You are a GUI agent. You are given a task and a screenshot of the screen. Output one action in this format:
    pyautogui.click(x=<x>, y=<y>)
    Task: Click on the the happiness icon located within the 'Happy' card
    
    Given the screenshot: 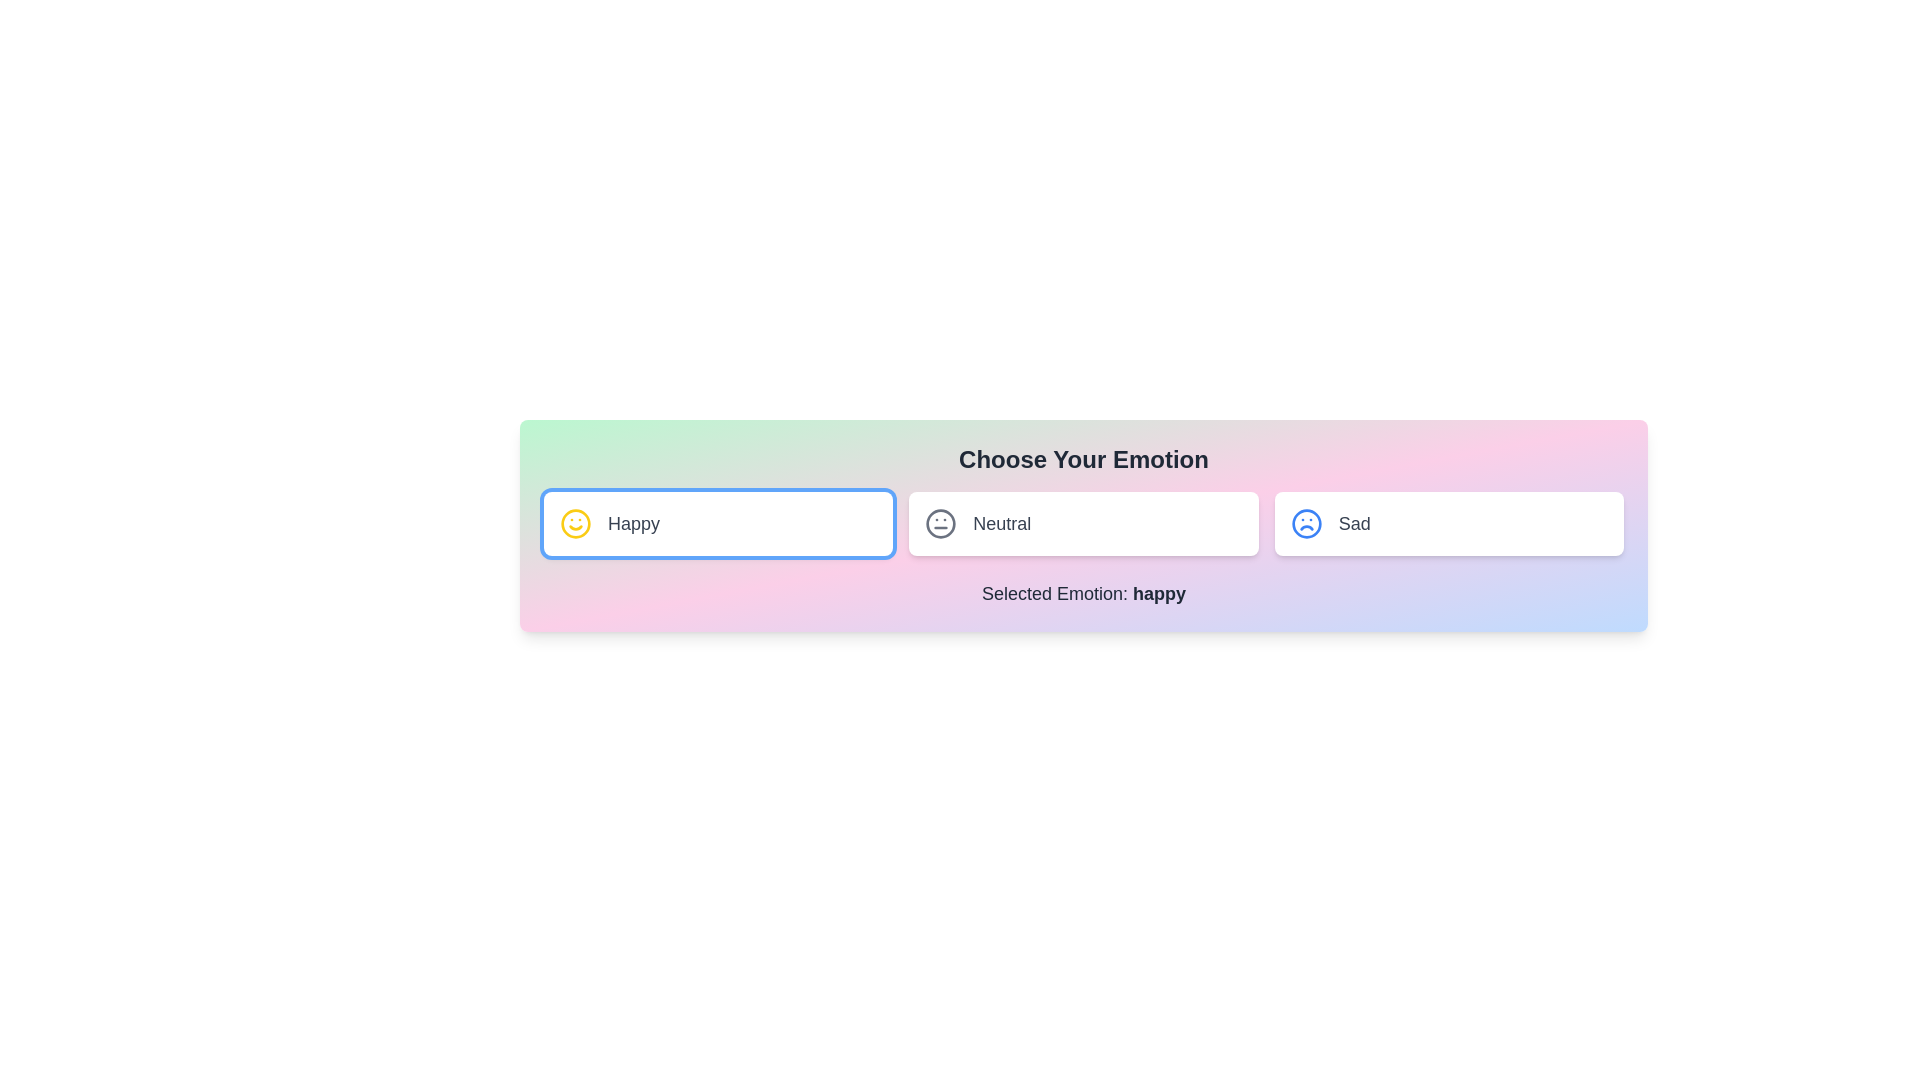 What is the action you would take?
    pyautogui.click(x=575, y=522)
    